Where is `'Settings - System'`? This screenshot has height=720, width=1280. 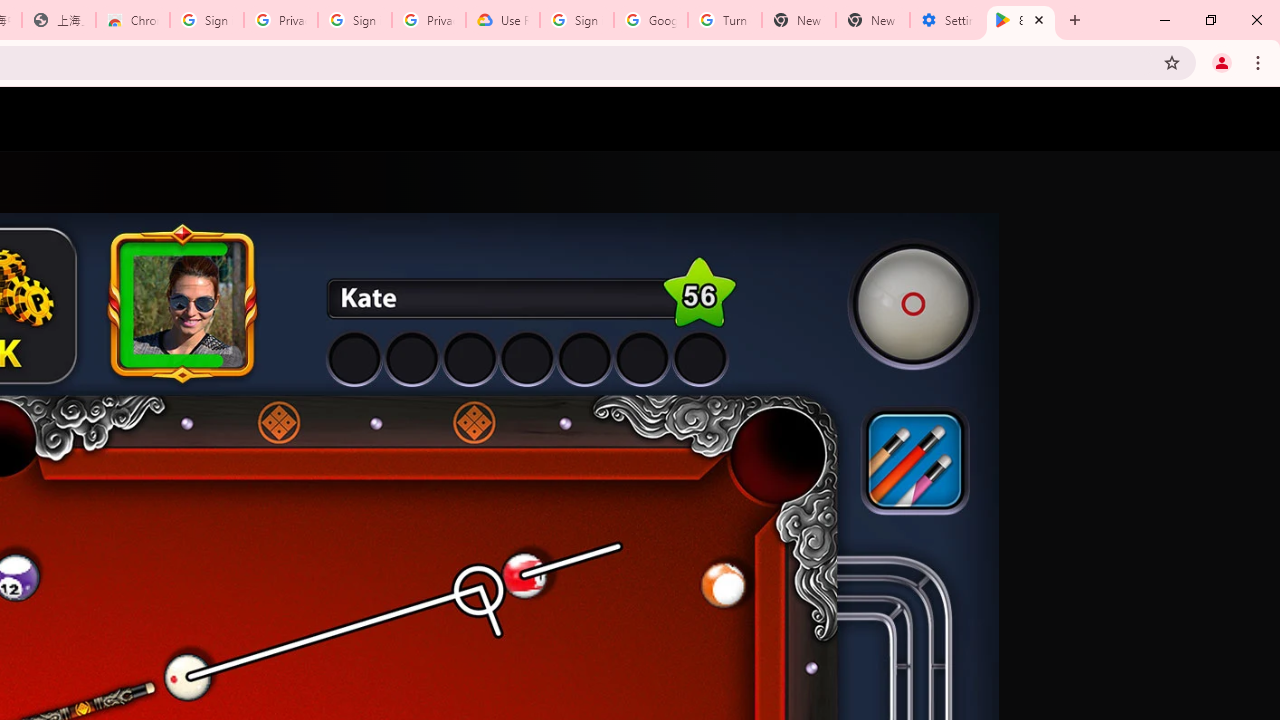 'Settings - System' is located at coordinates (946, 20).